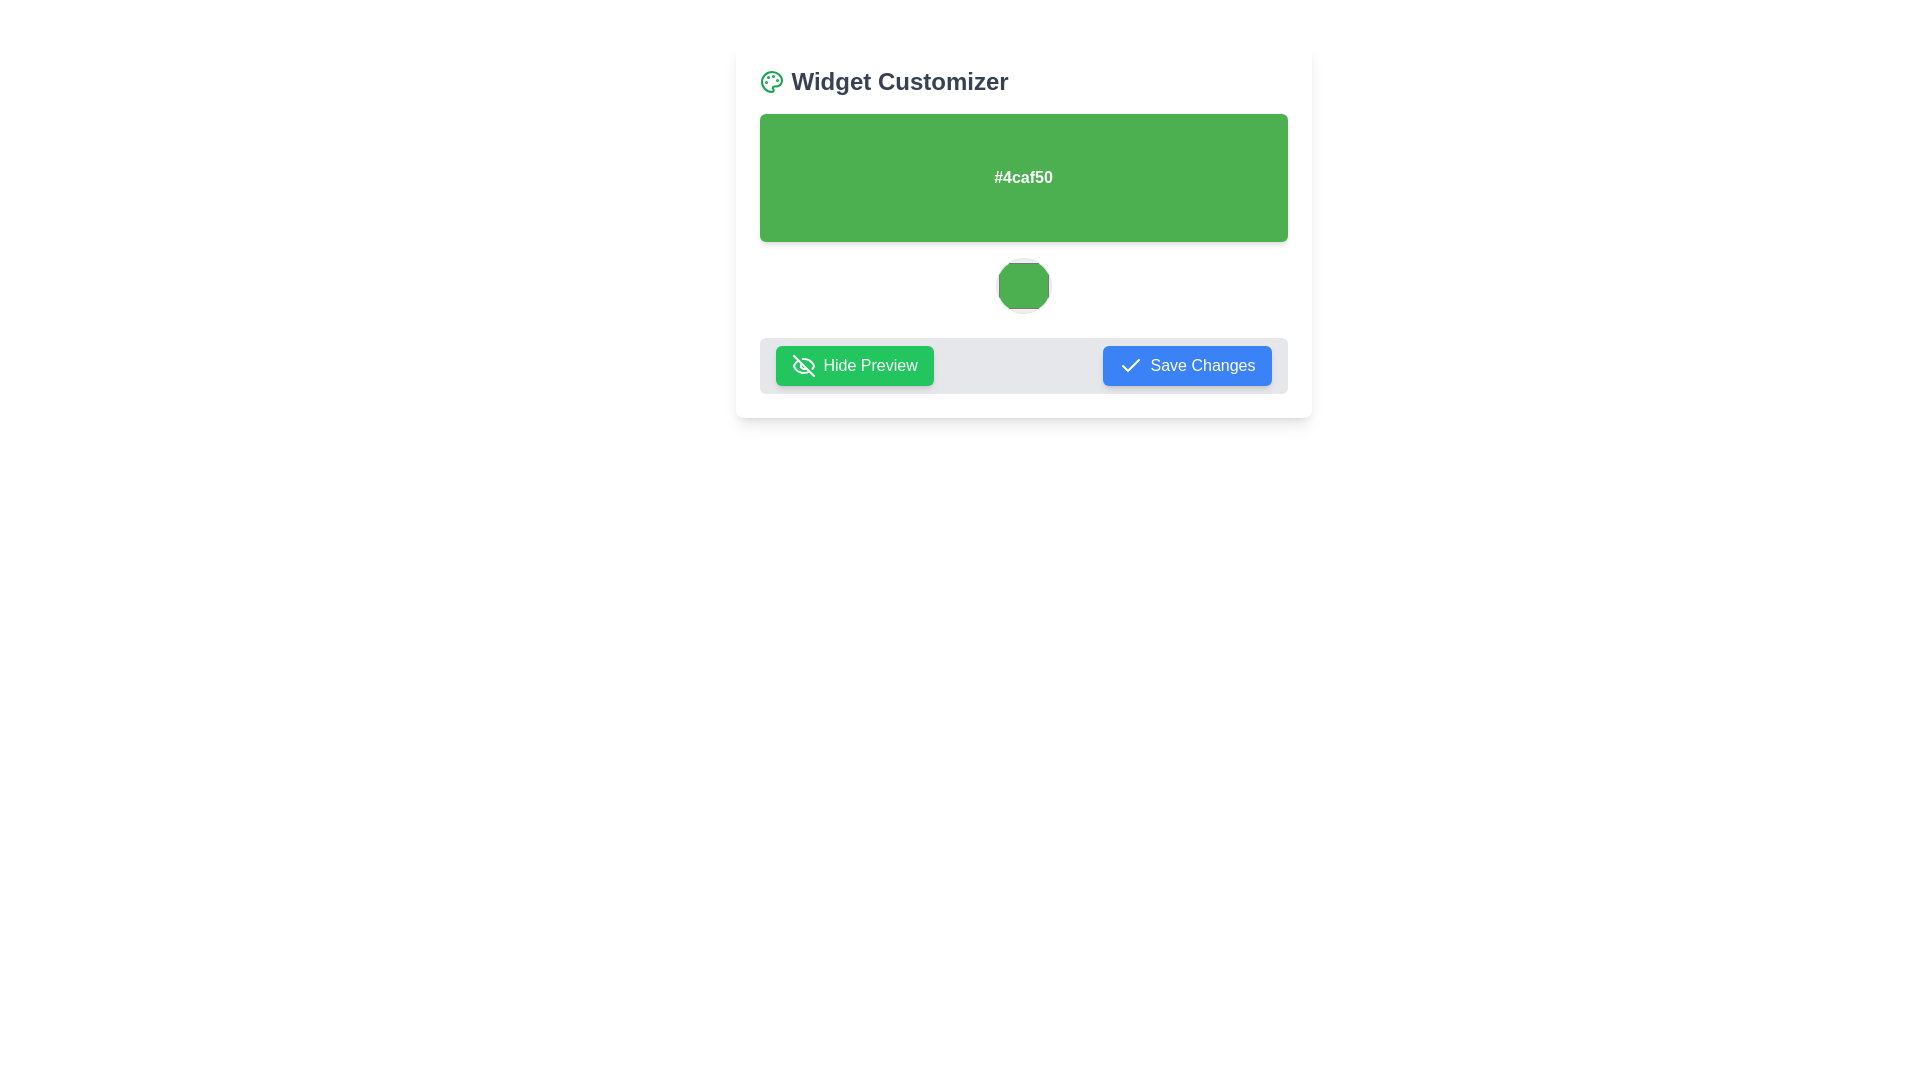 Image resolution: width=1920 pixels, height=1080 pixels. Describe the element at coordinates (1023, 176) in the screenshot. I see `the text label that displays the hexadecimal color code, located within a green rectangular background in the upper-middle area of the interface, below the title 'Widget Customizer'` at that location.